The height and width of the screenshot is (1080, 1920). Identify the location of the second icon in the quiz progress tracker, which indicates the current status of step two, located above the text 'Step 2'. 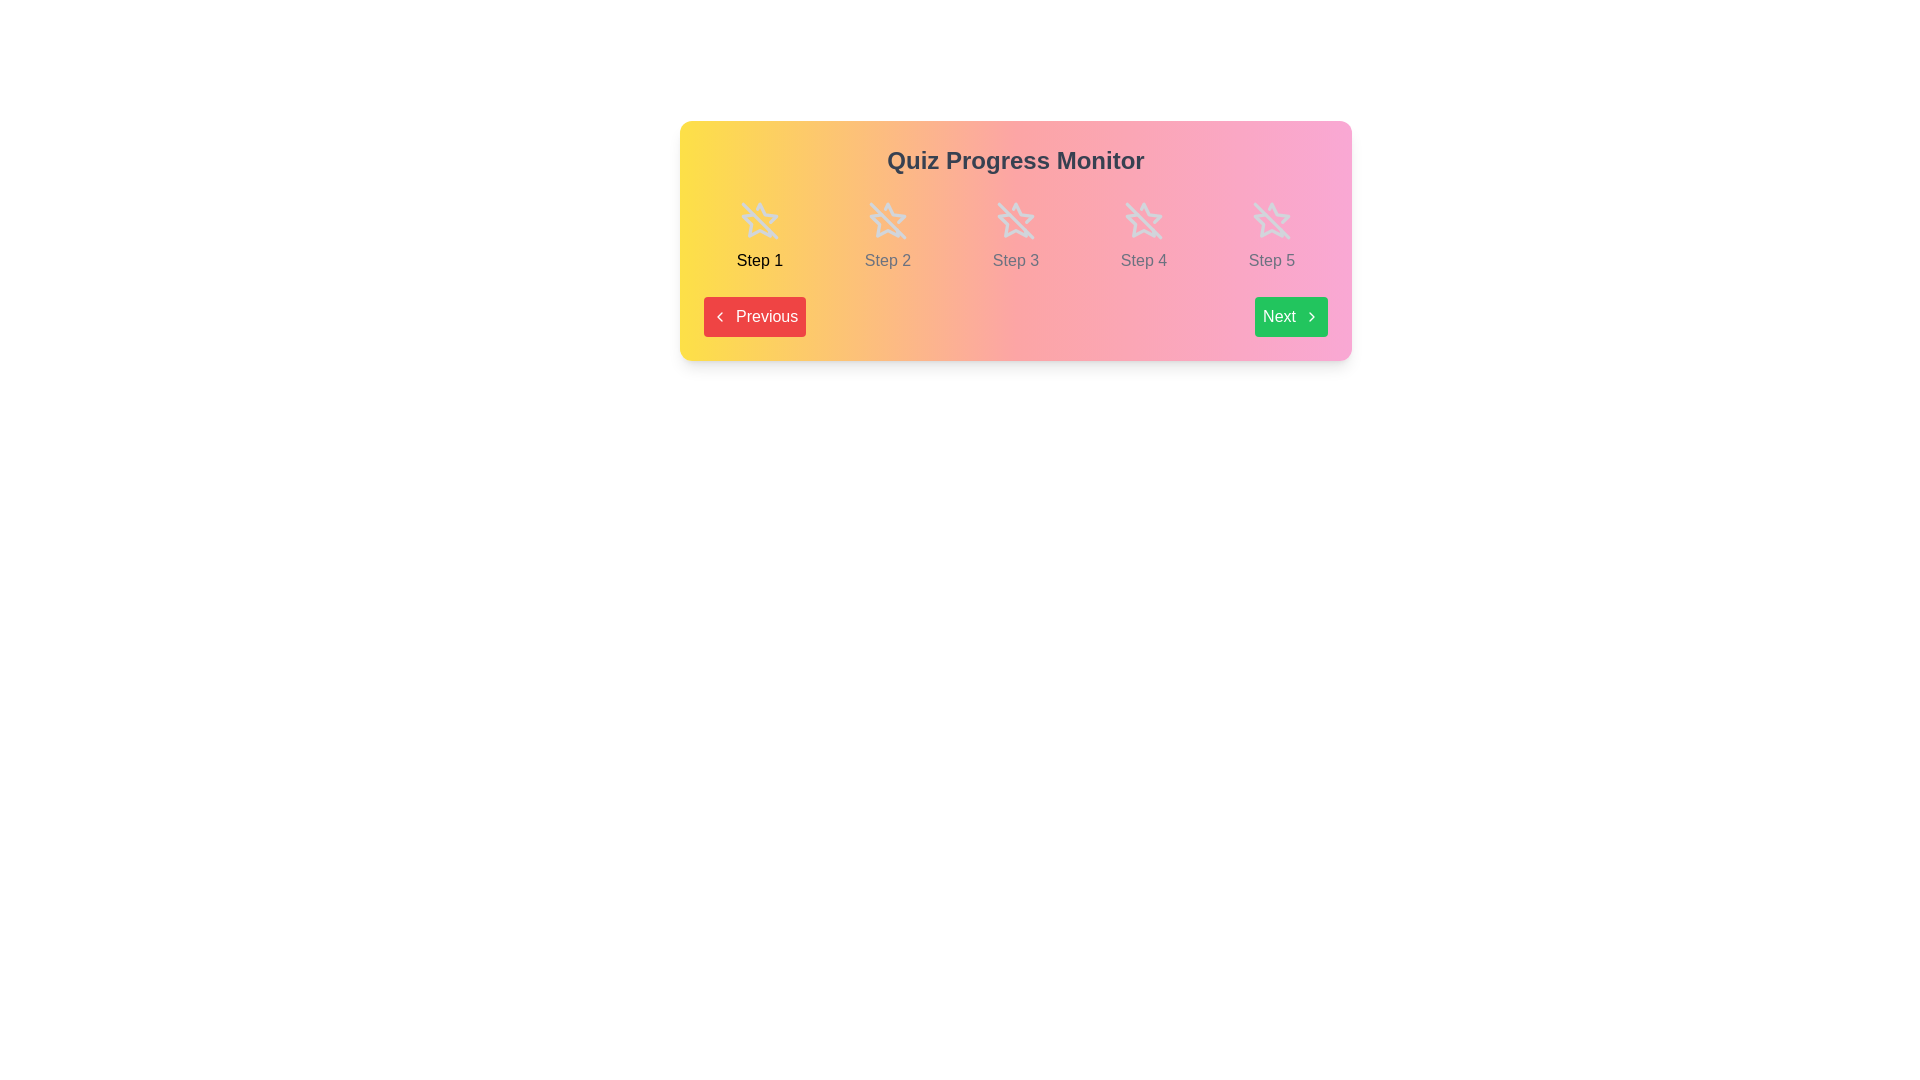
(883, 225).